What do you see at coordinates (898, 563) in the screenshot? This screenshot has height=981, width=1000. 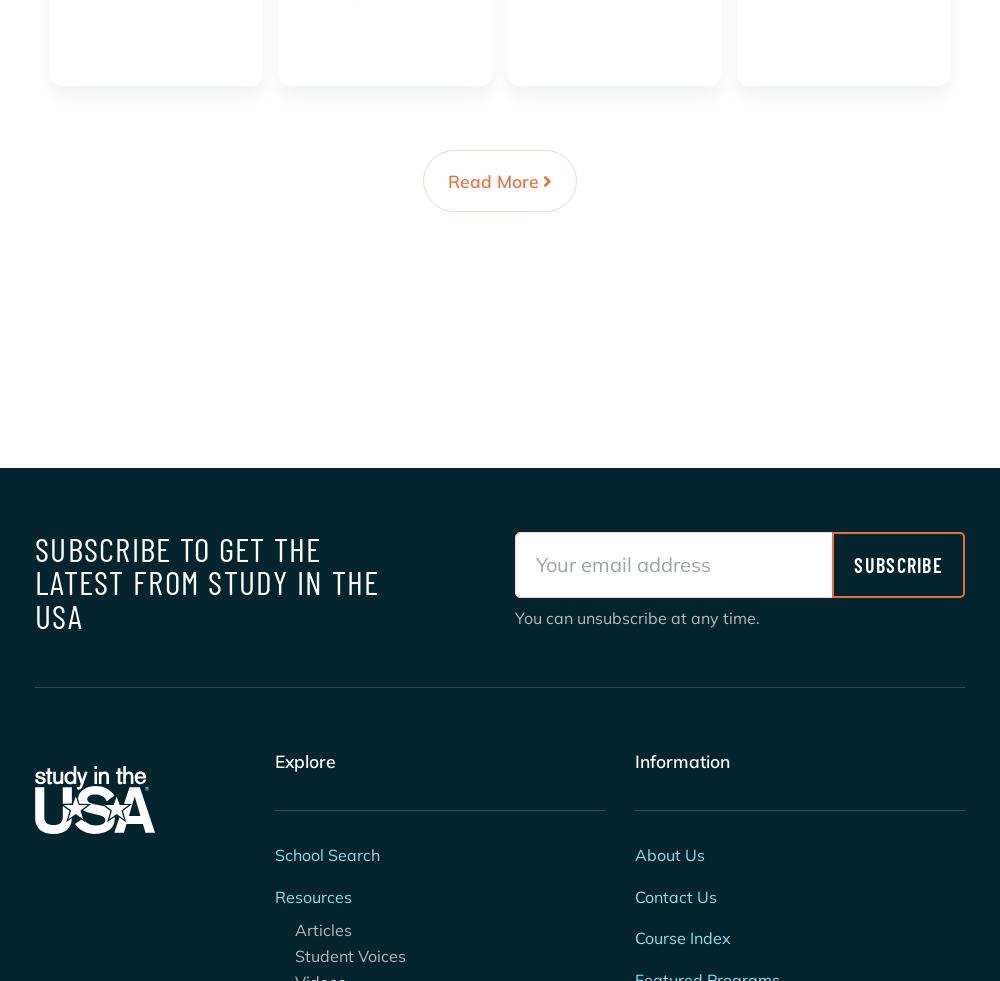 I see `'Subscribe'` at bounding box center [898, 563].